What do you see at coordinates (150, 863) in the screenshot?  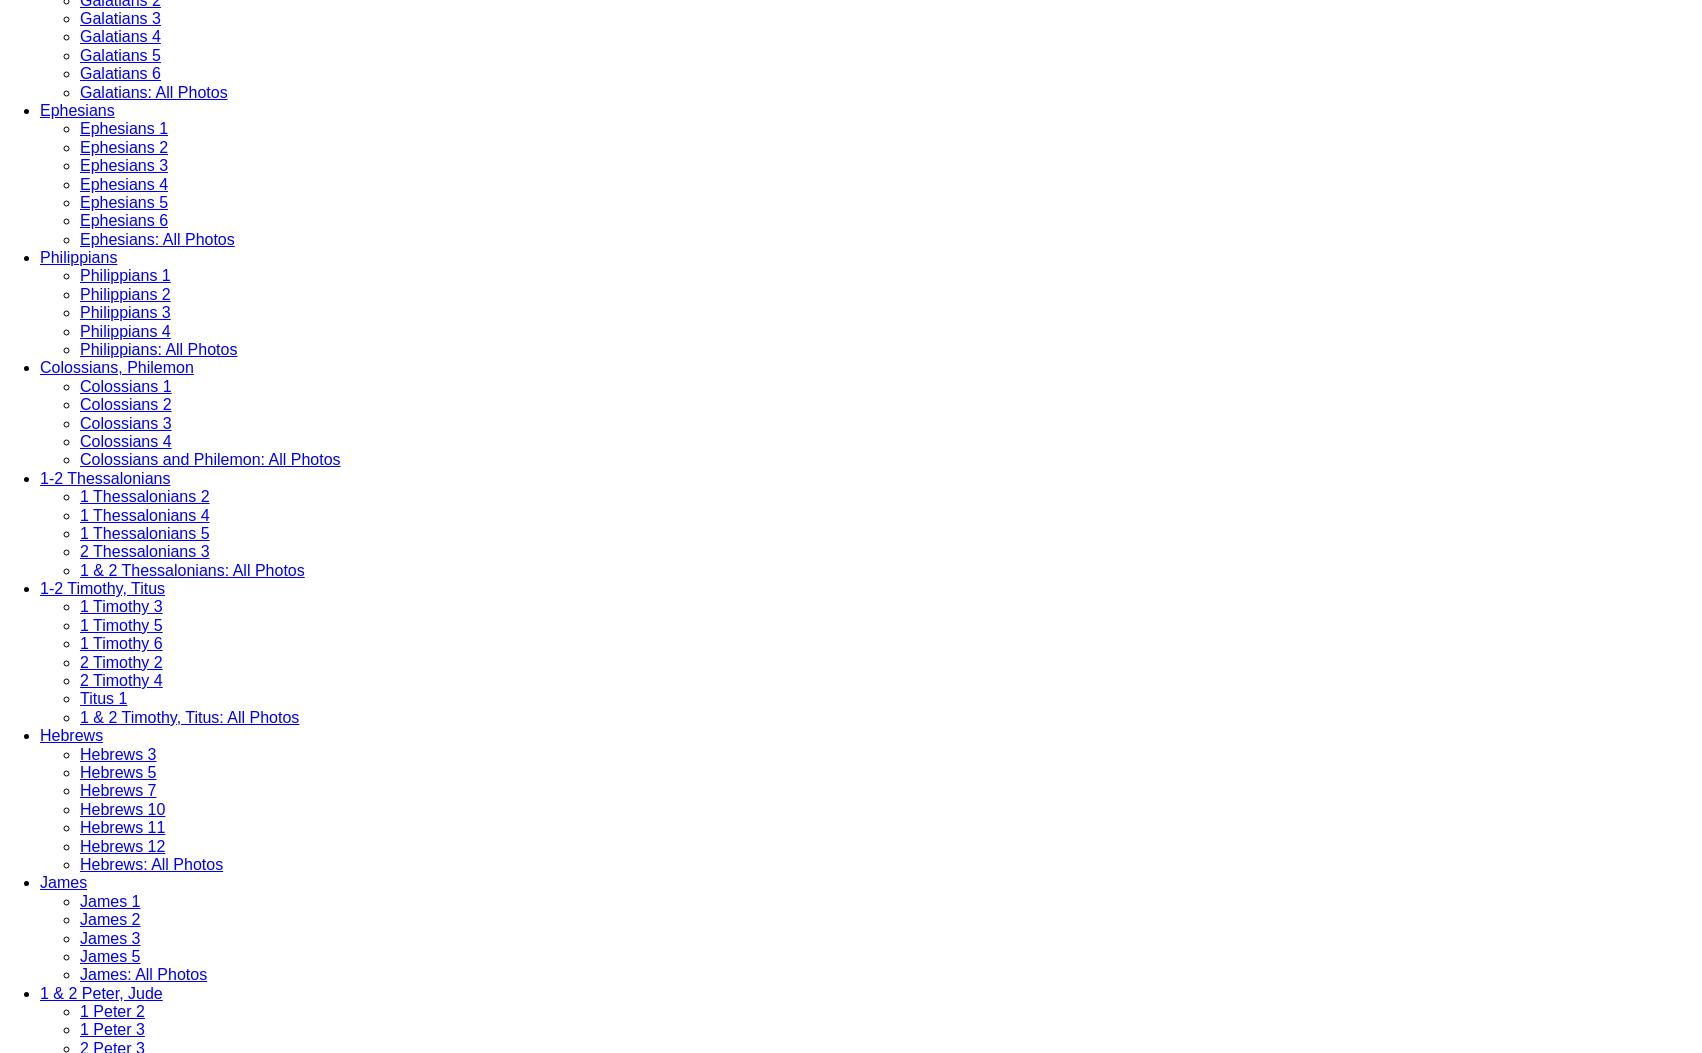 I see `'Hebrews: All Photos'` at bounding box center [150, 863].